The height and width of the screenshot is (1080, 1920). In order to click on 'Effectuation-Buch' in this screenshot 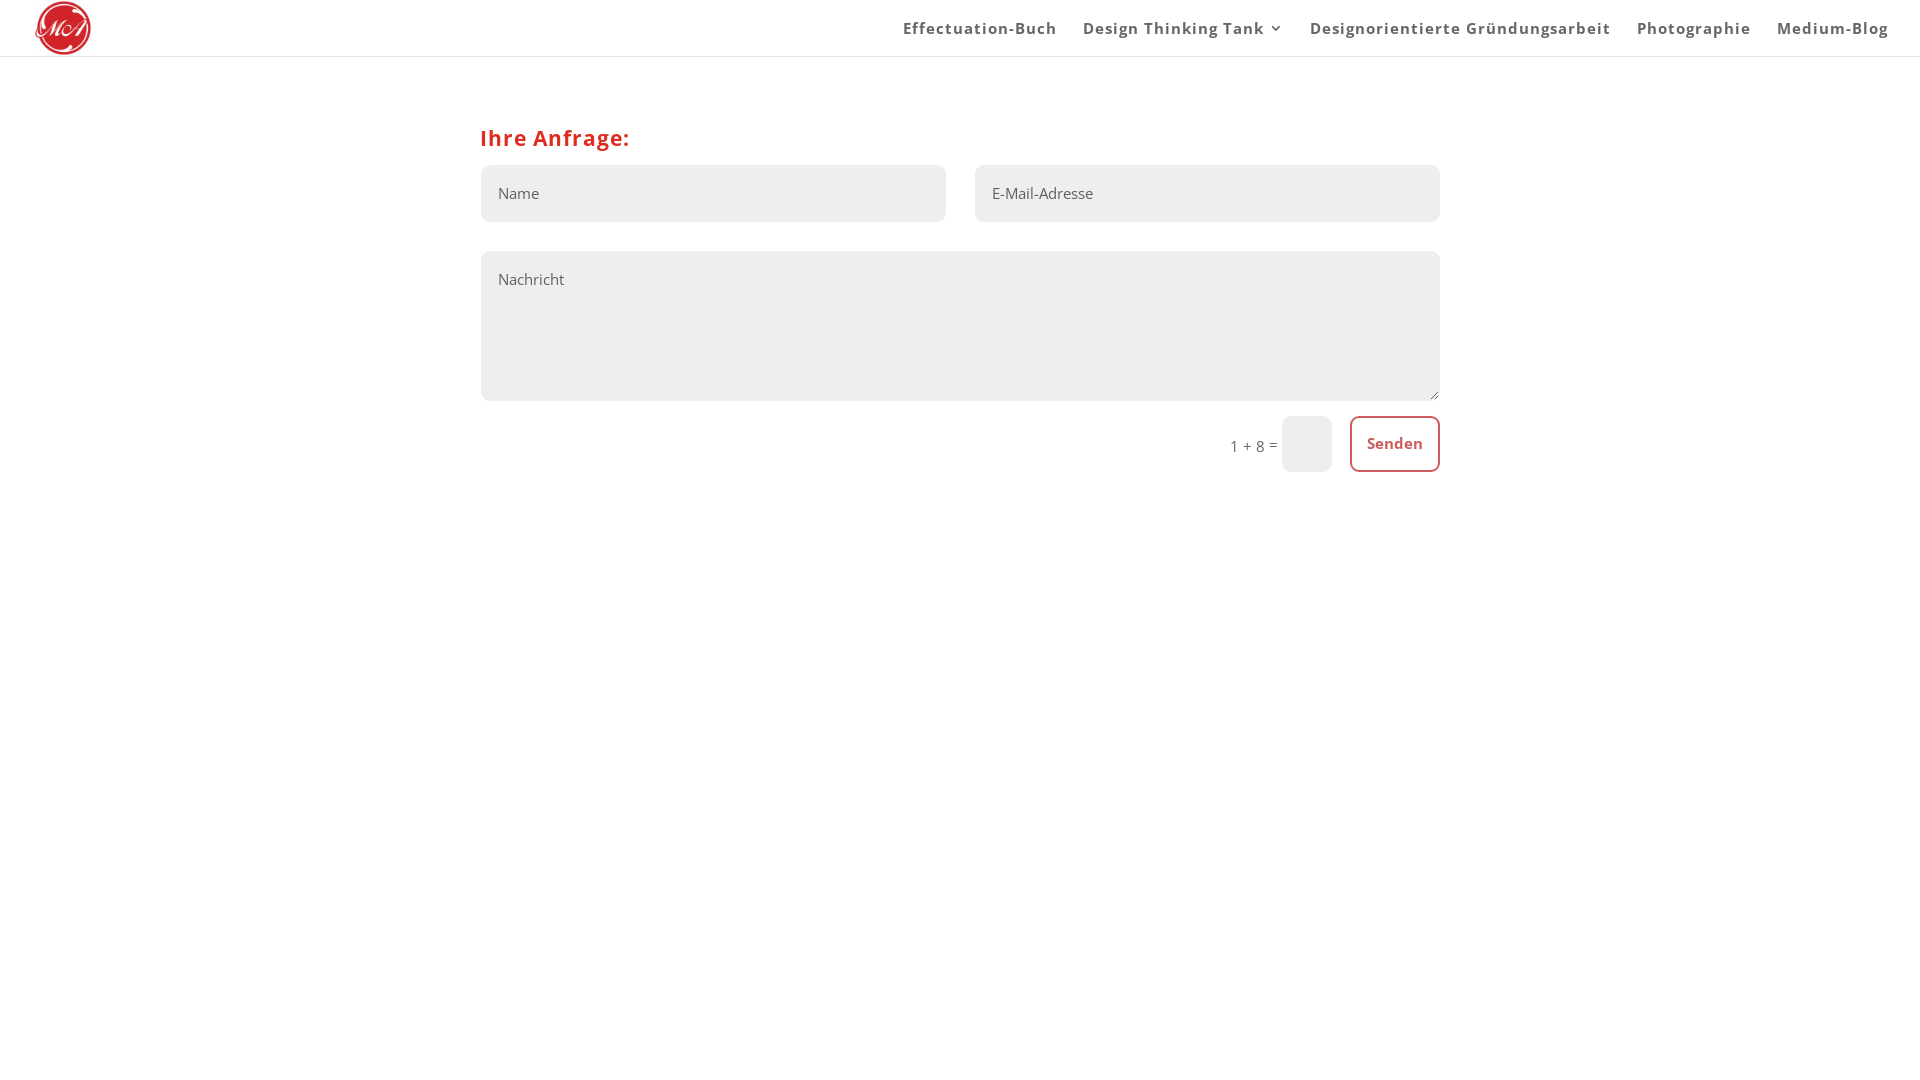, I will do `click(979, 38)`.